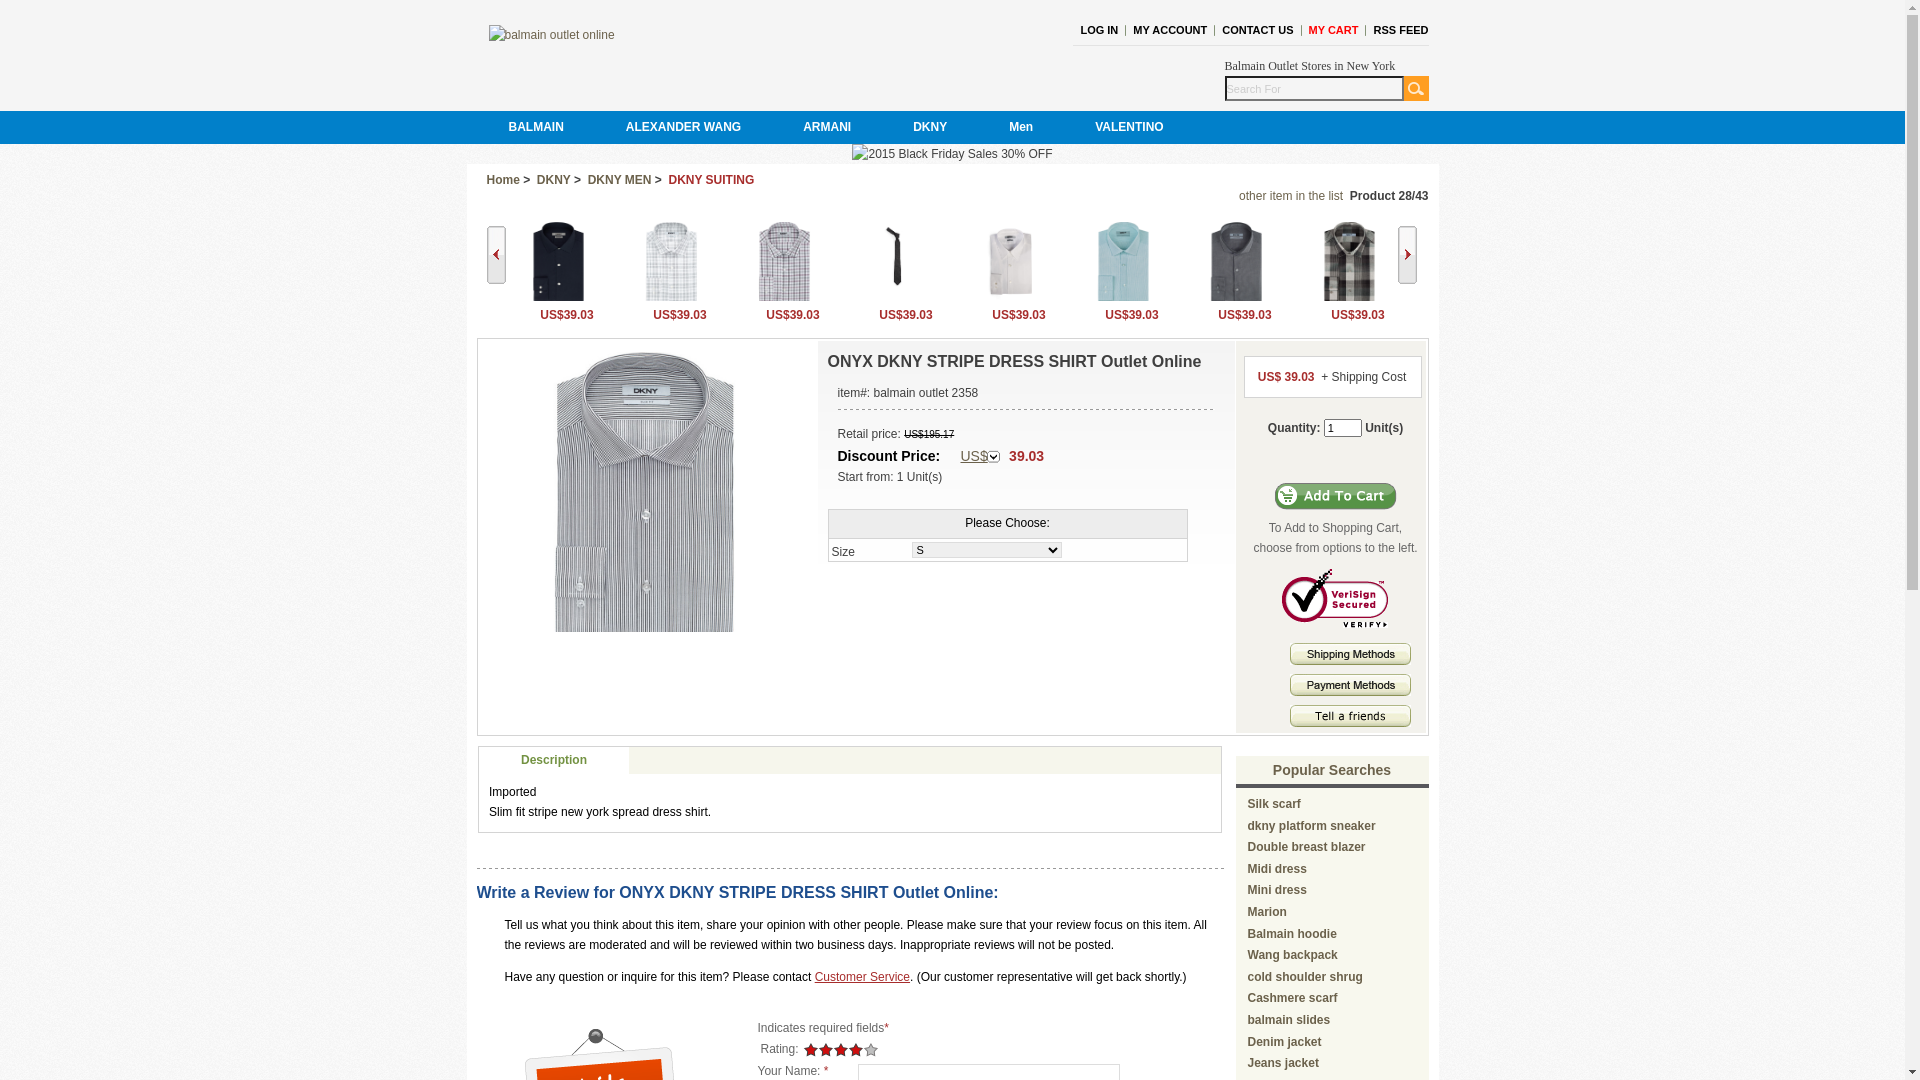 The height and width of the screenshot is (1080, 1920). What do you see at coordinates (1273, 802) in the screenshot?
I see `'Silk scarf'` at bounding box center [1273, 802].